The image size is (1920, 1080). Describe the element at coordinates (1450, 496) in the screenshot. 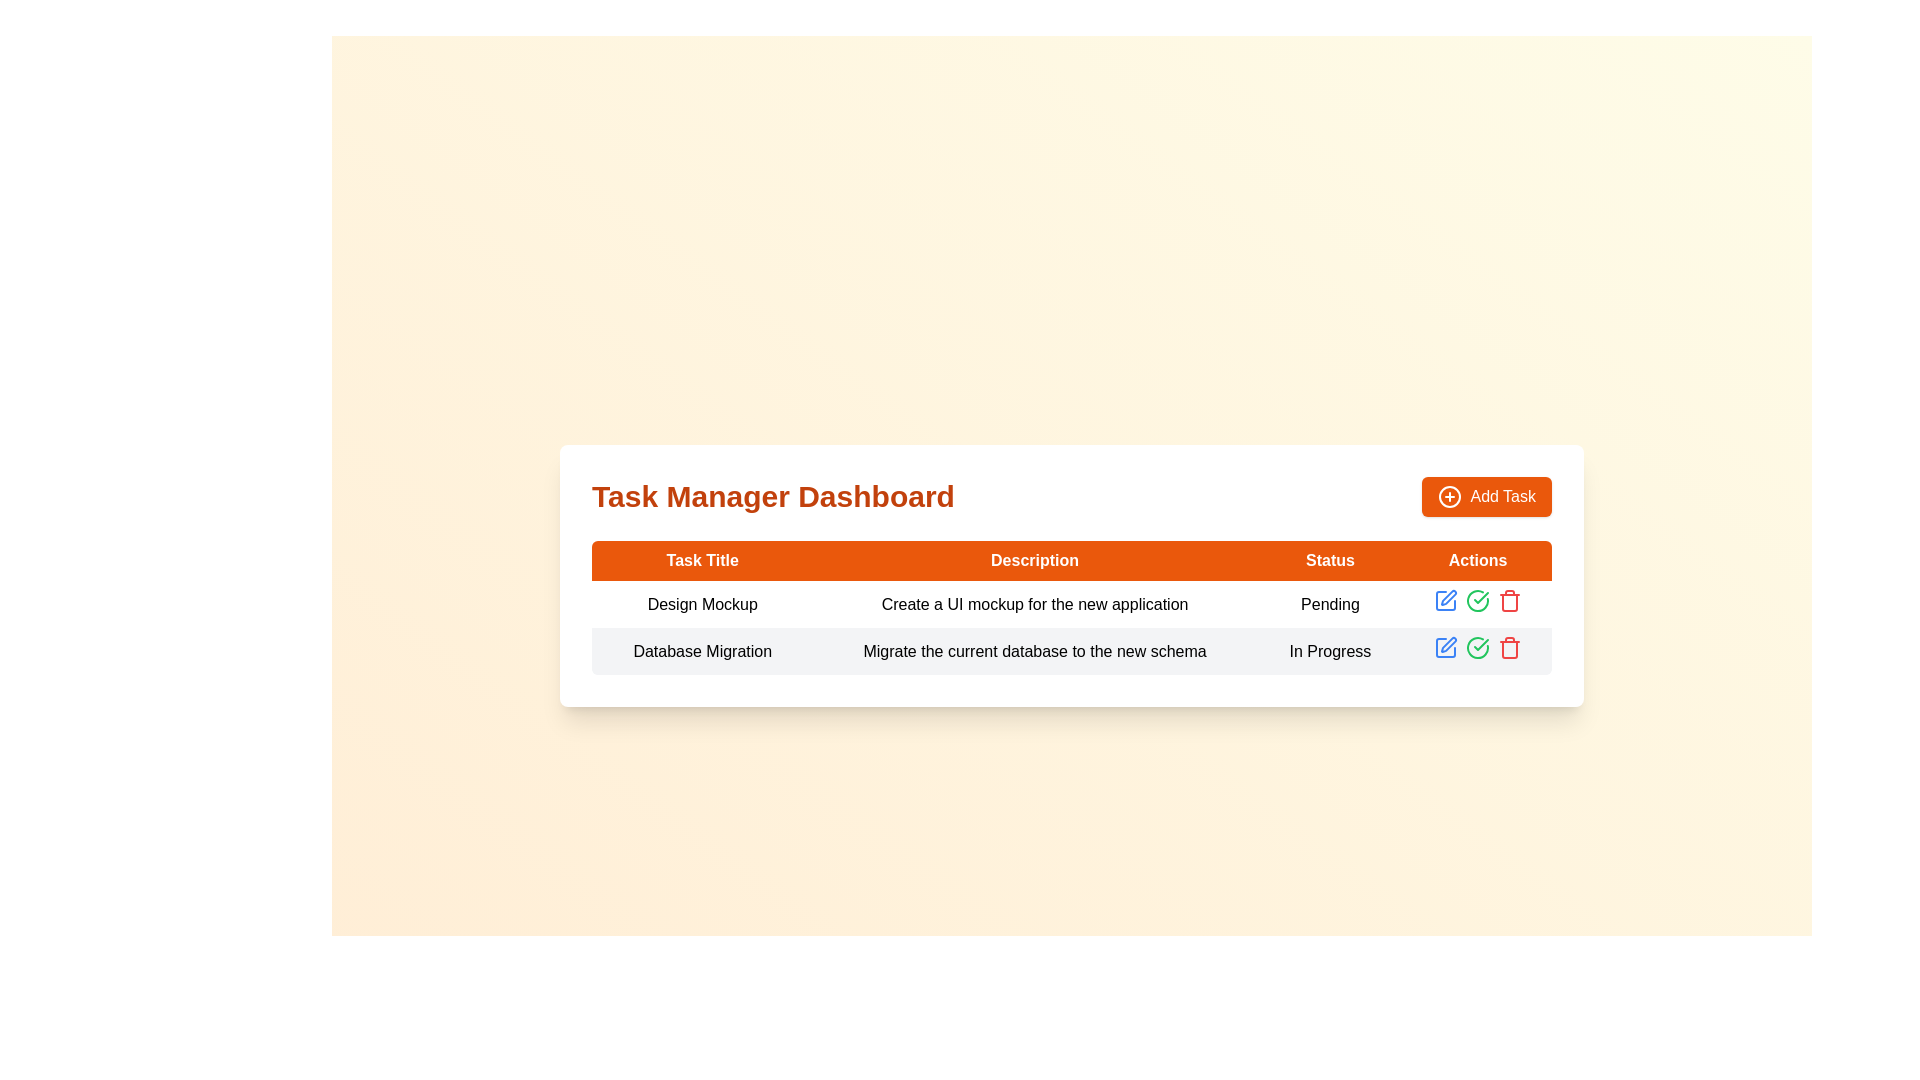

I see `the circular button of the 'Add Task' icon located at the top-right corner of the dashboard, adjacent to the task table action bar` at that location.